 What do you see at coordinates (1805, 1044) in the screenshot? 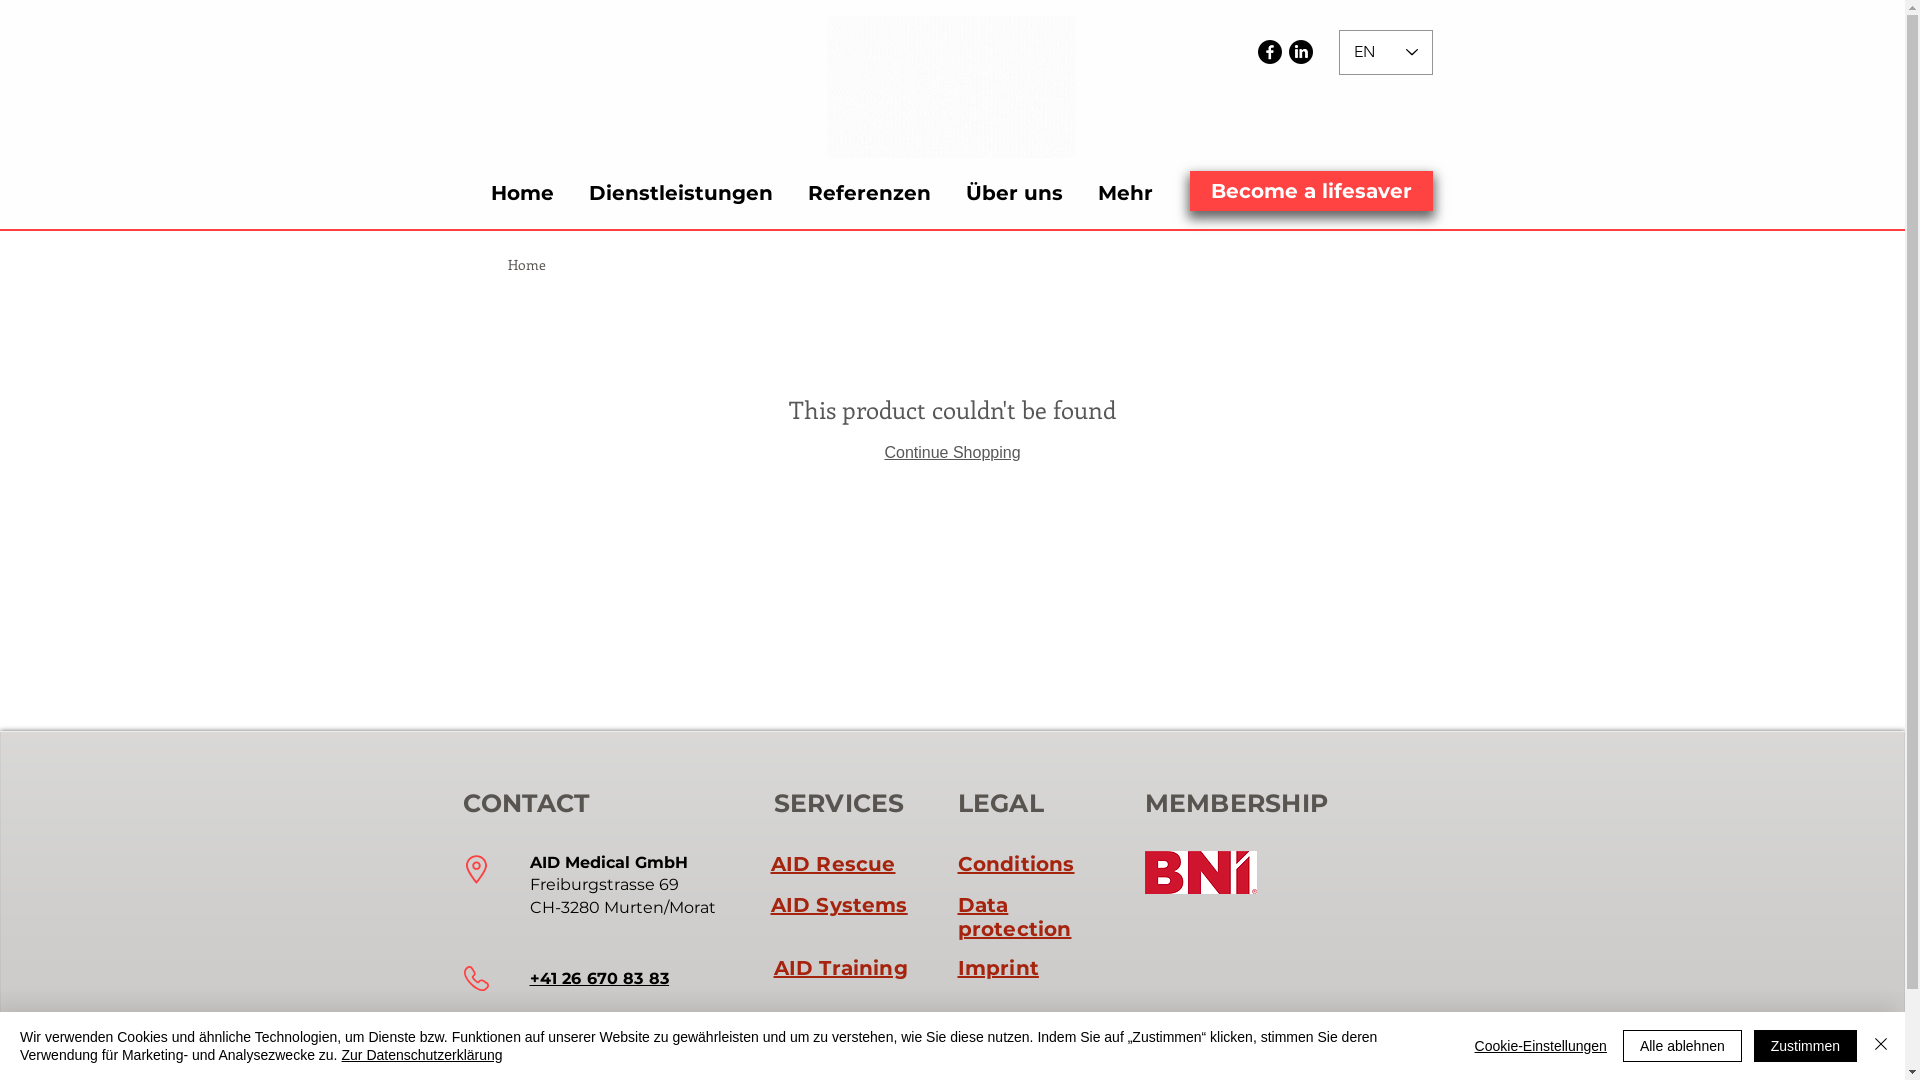
I see `'Zustimmen'` at bounding box center [1805, 1044].